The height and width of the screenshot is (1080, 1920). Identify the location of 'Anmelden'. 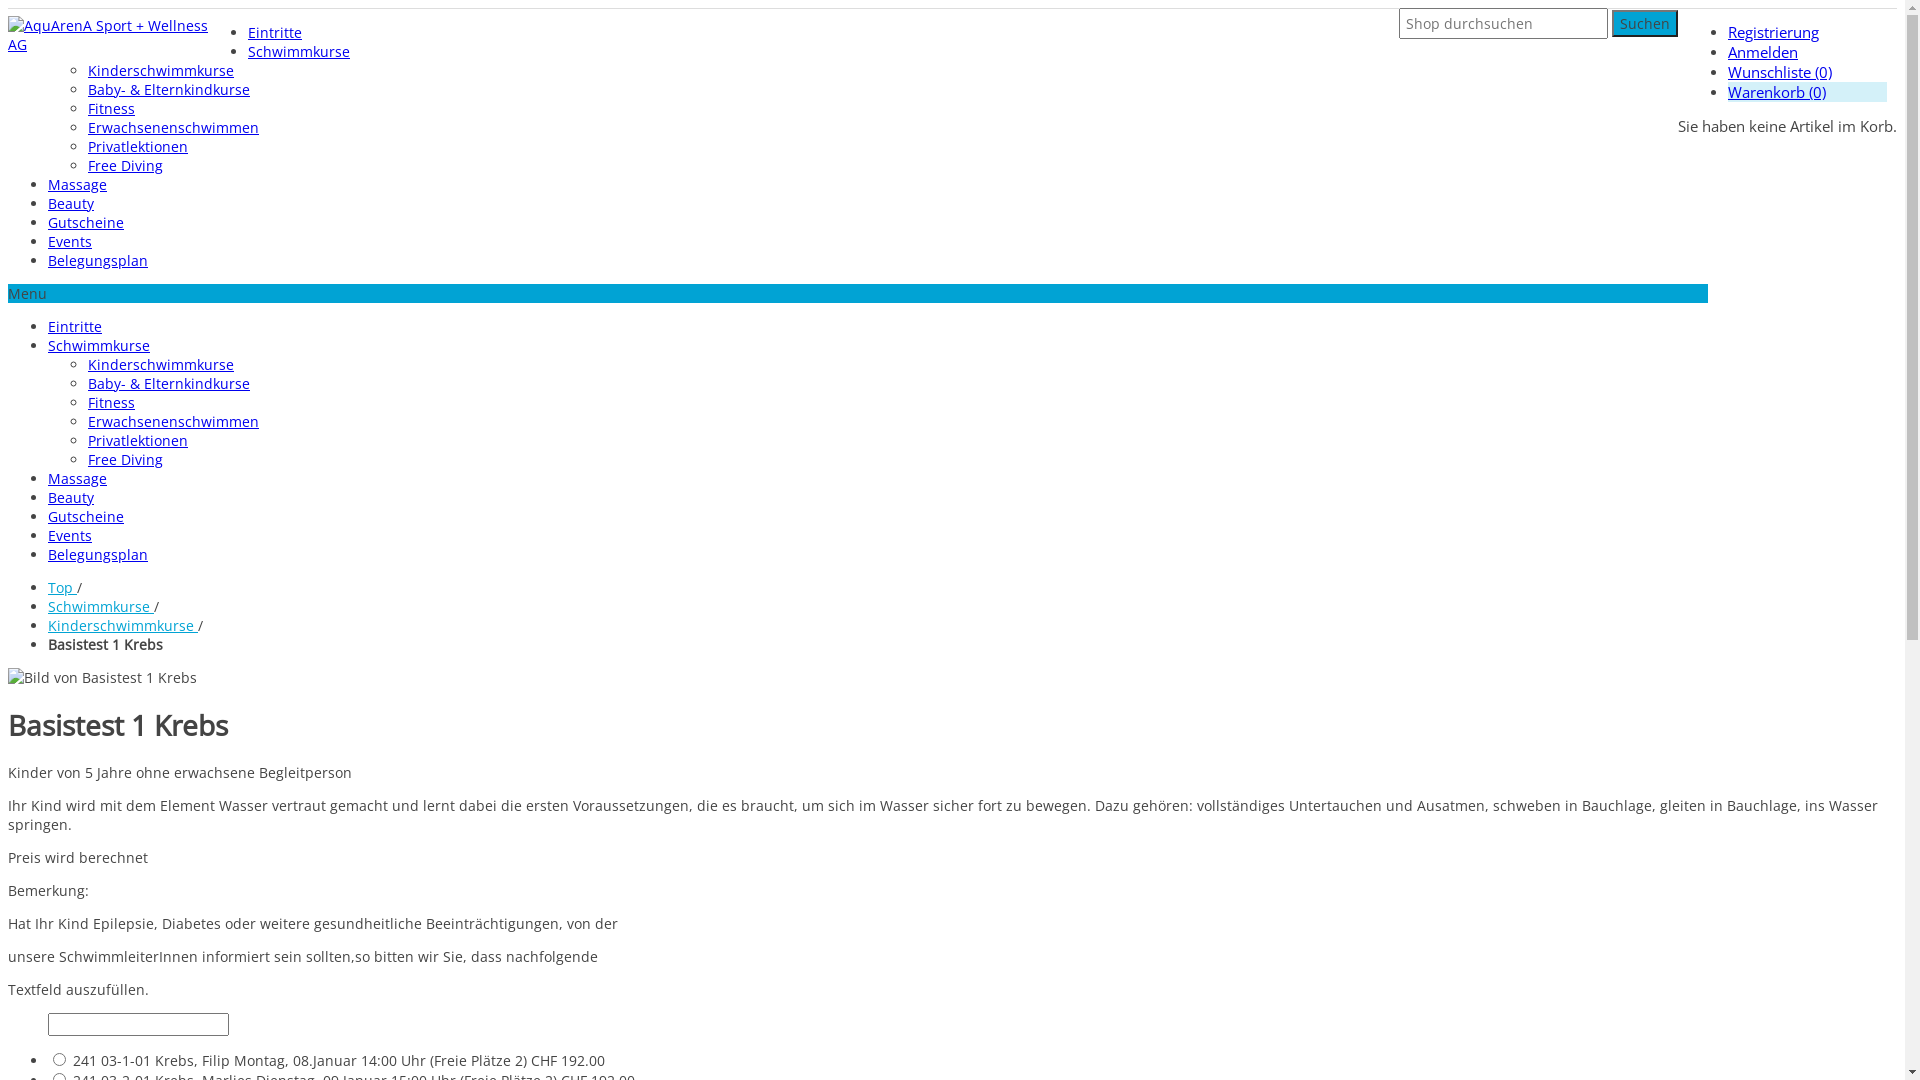
(1762, 50).